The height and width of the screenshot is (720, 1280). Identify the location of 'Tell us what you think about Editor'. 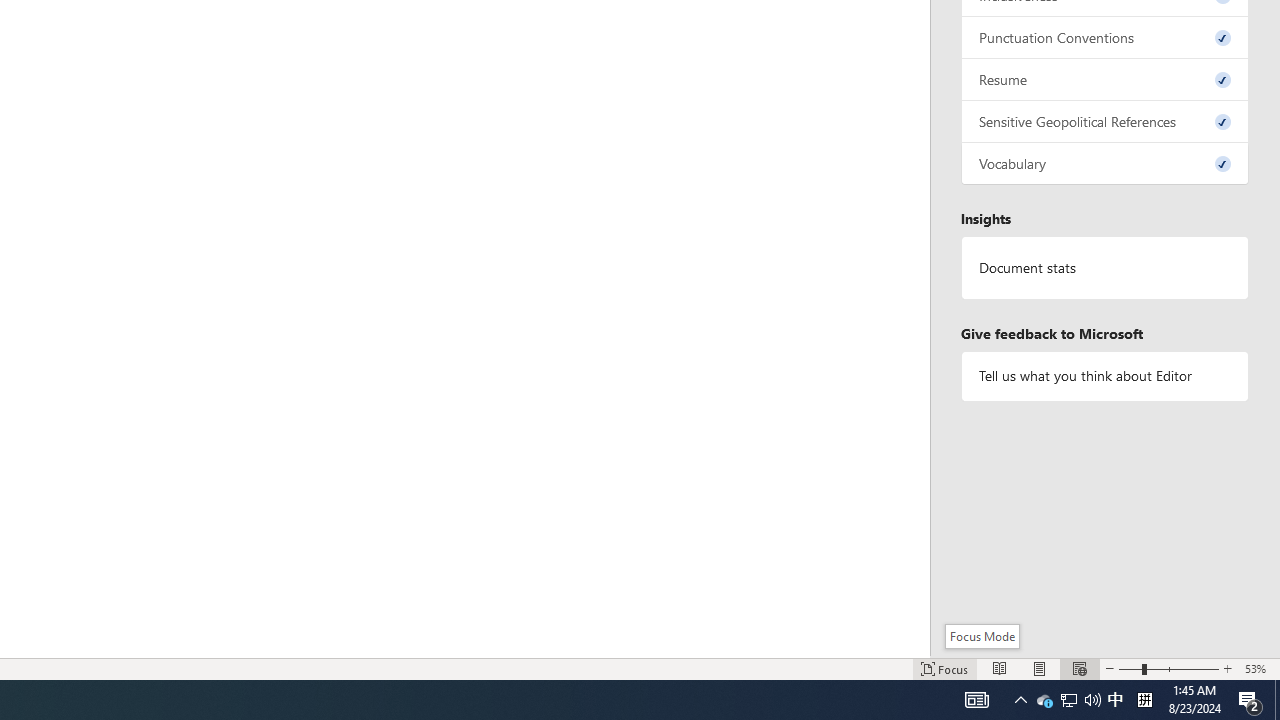
(1104, 376).